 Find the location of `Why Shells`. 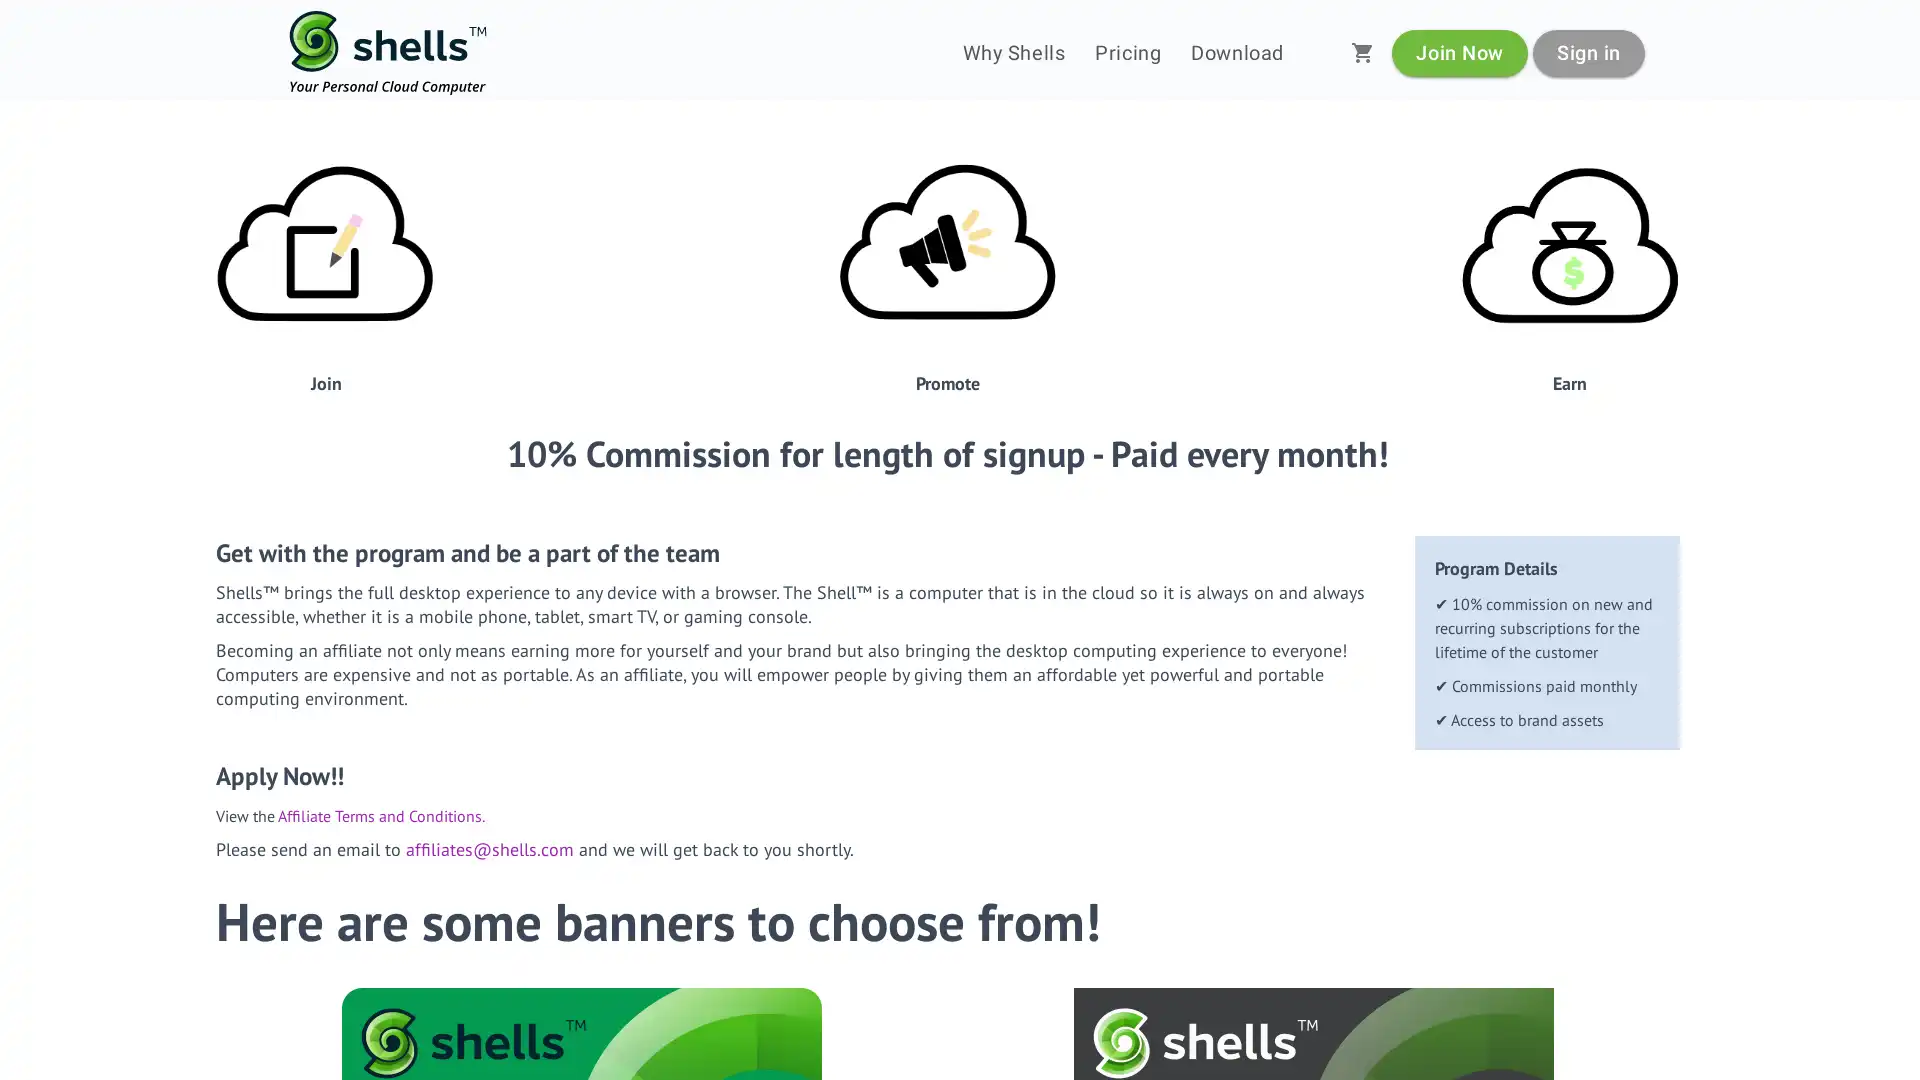

Why Shells is located at coordinates (1013, 52).